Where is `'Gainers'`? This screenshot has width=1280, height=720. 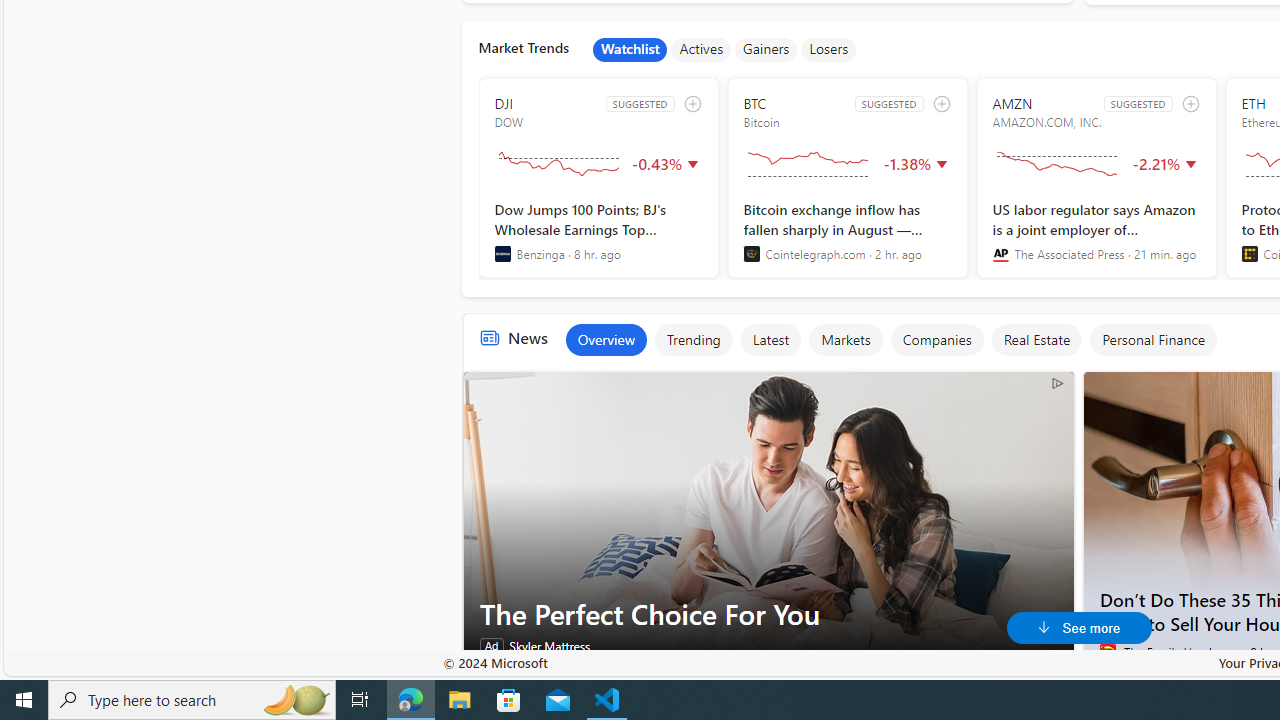
'Gainers' is located at coordinates (765, 49).